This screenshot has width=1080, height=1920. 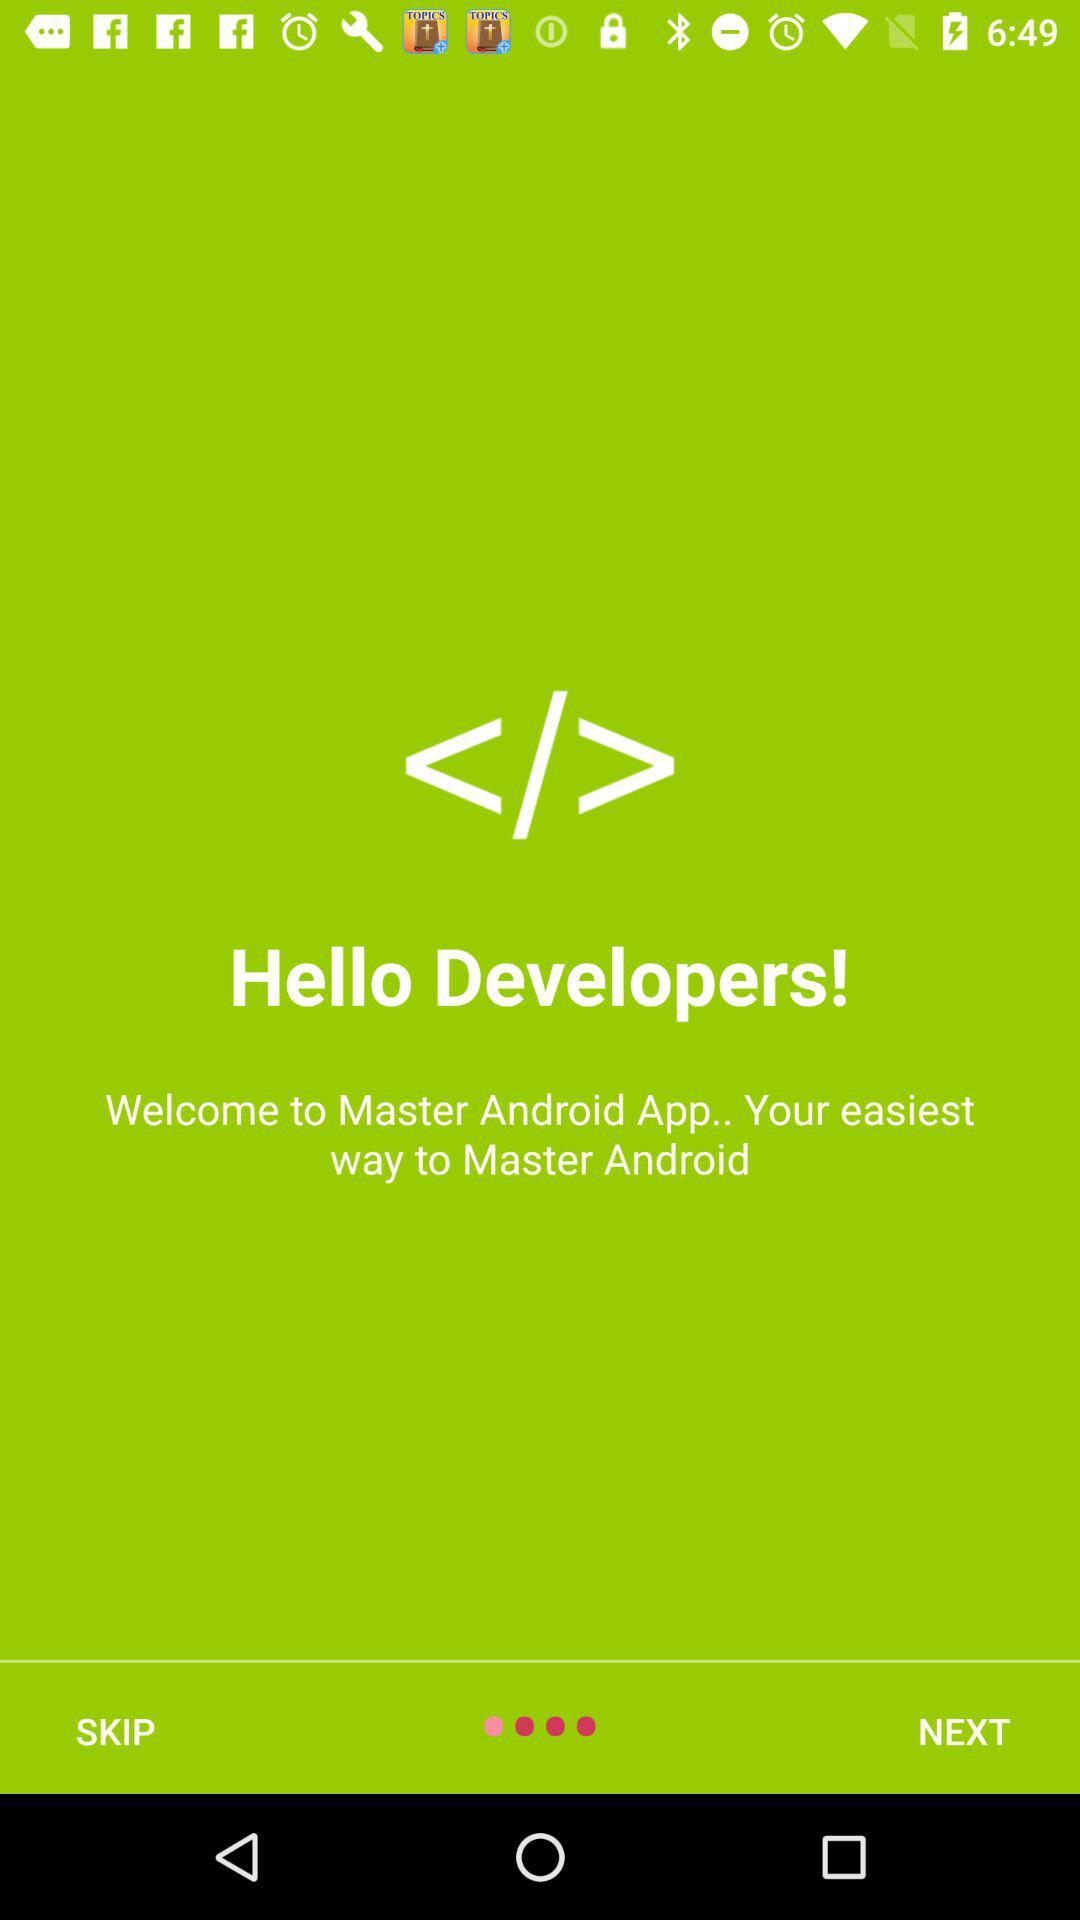 I want to click on the next icon, so click(x=963, y=1730).